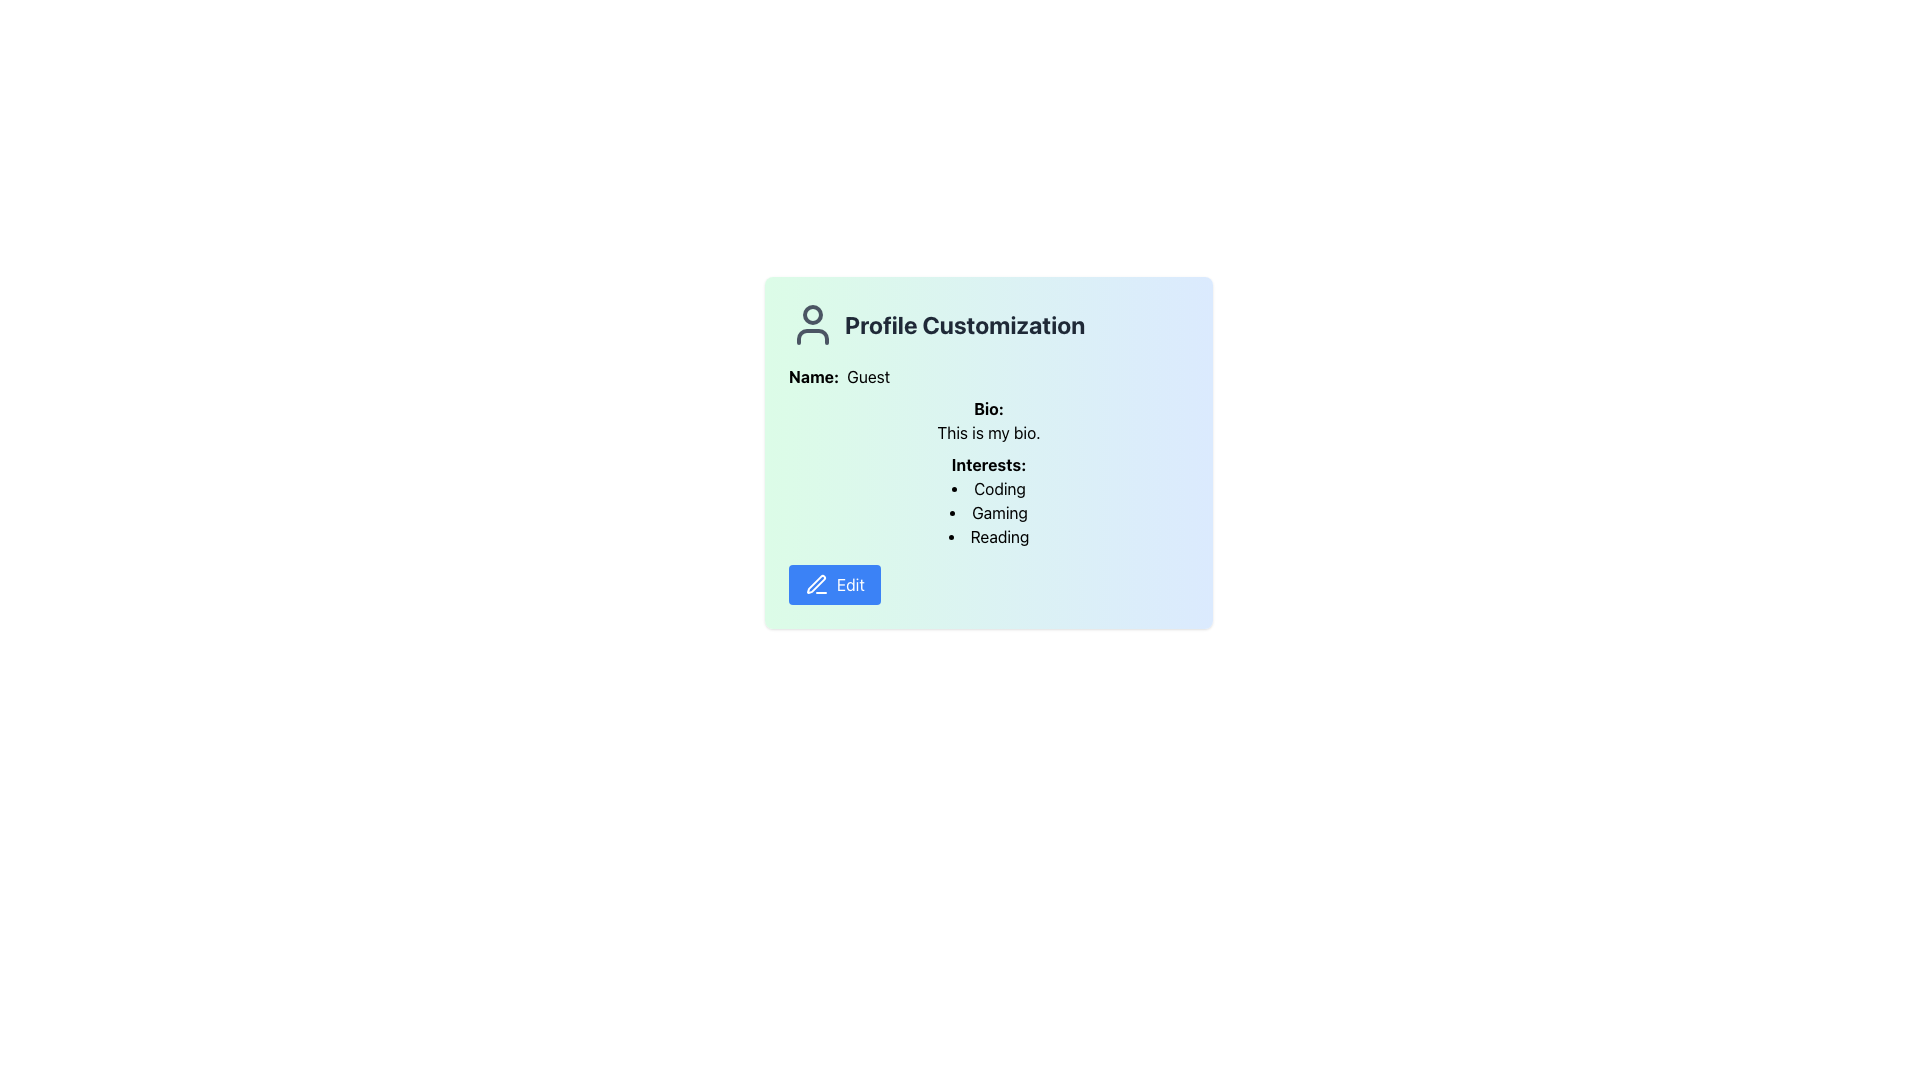 The width and height of the screenshot is (1920, 1080). What do you see at coordinates (988, 512) in the screenshot?
I see `the Unordered List displaying the user's interests, located in the profile customization interface below the 'Interests:' section` at bounding box center [988, 512].